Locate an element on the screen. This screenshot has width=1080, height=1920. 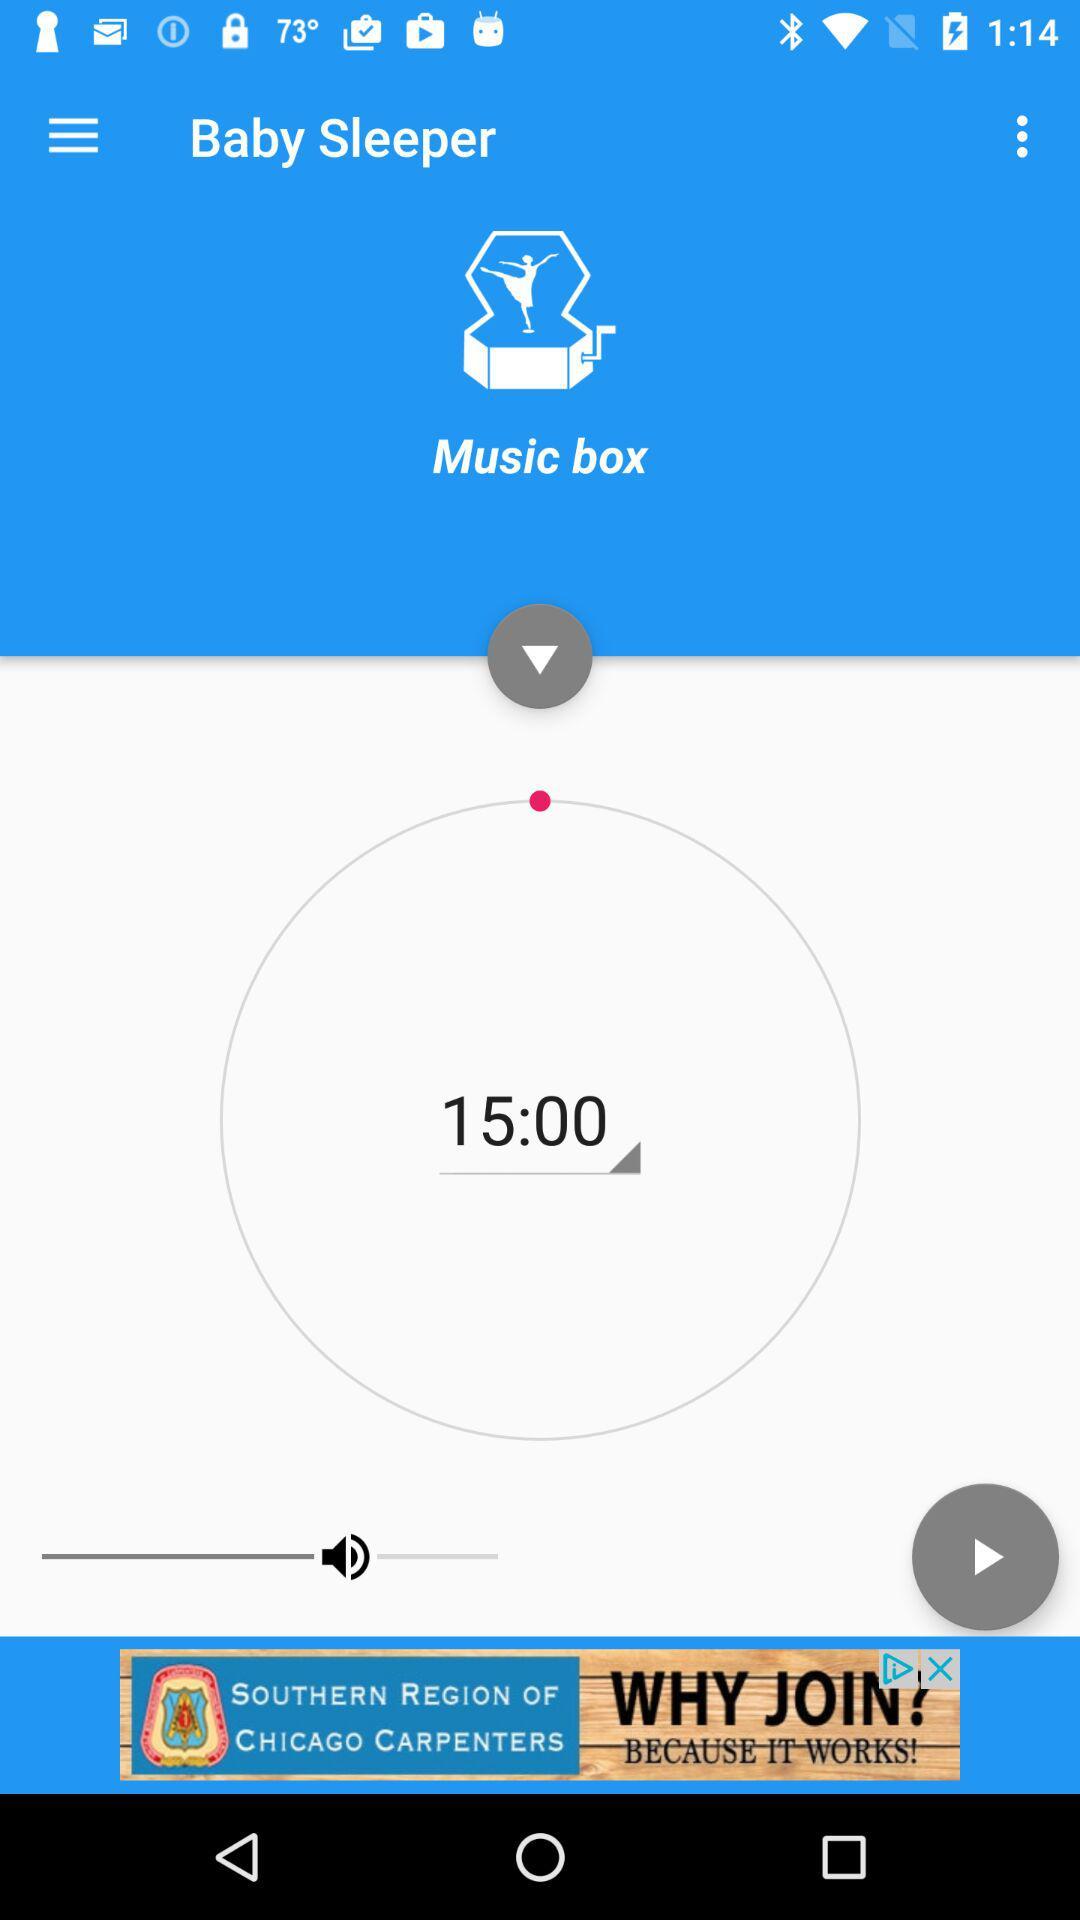
audio is located at coordinates (984, 1555).